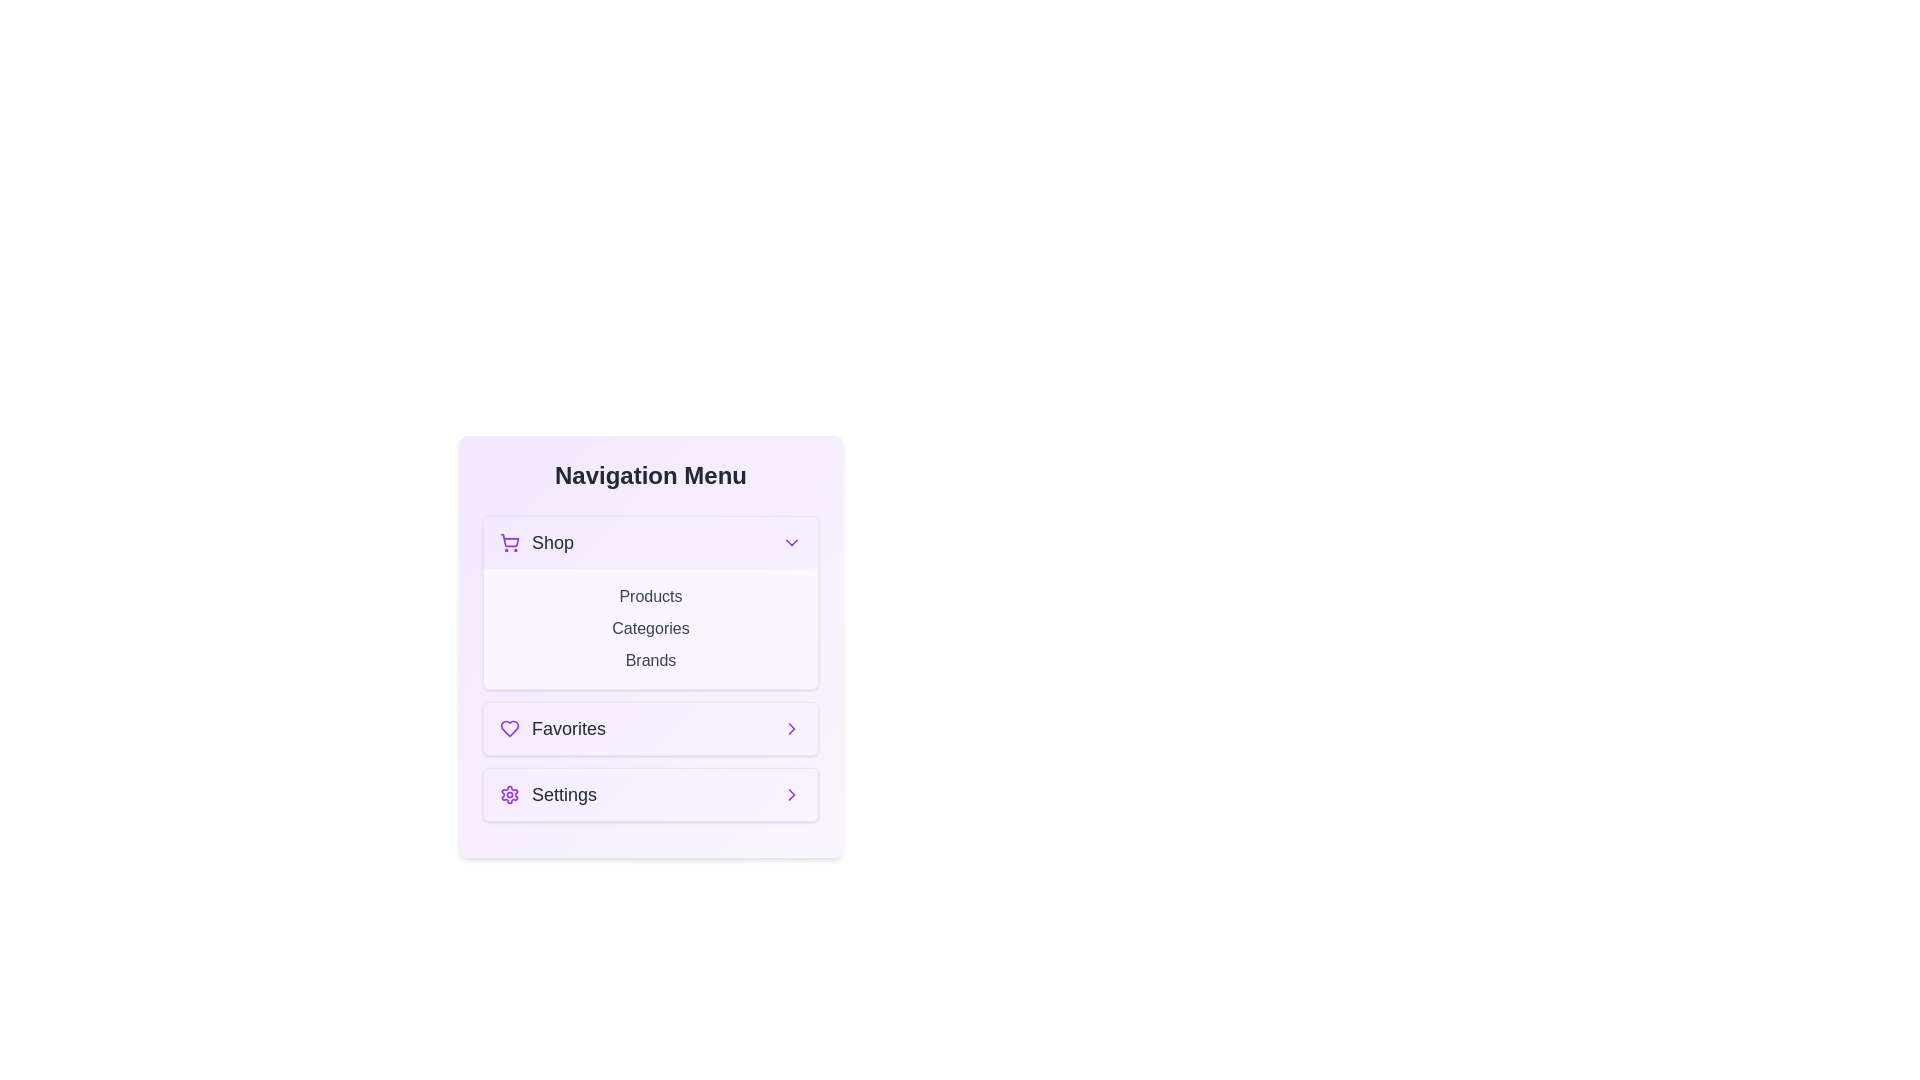  Describe the element at coordinates (651, 475) in the screenshot. I see `the 'Navigation Menu' text label, which is styled in bold and large font and located at the top of a box with a purple-themed gradient background` at that location.